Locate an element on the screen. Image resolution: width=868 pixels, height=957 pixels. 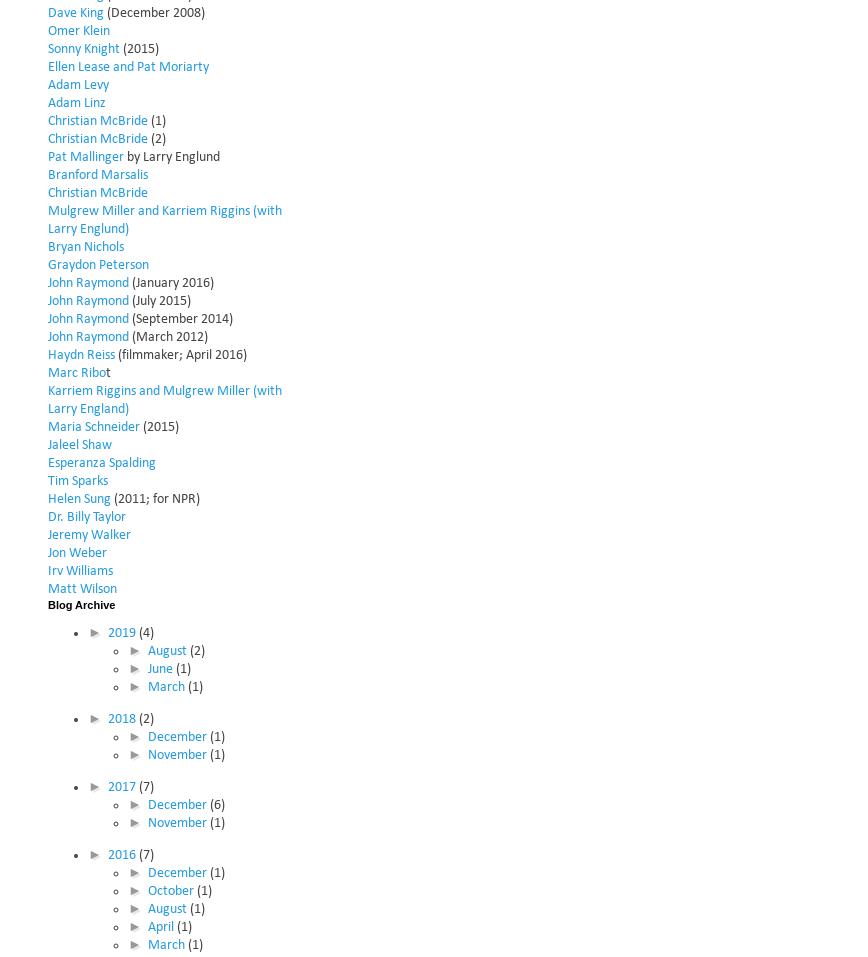
'Omer Klein' is located at coordinates (78, 29).